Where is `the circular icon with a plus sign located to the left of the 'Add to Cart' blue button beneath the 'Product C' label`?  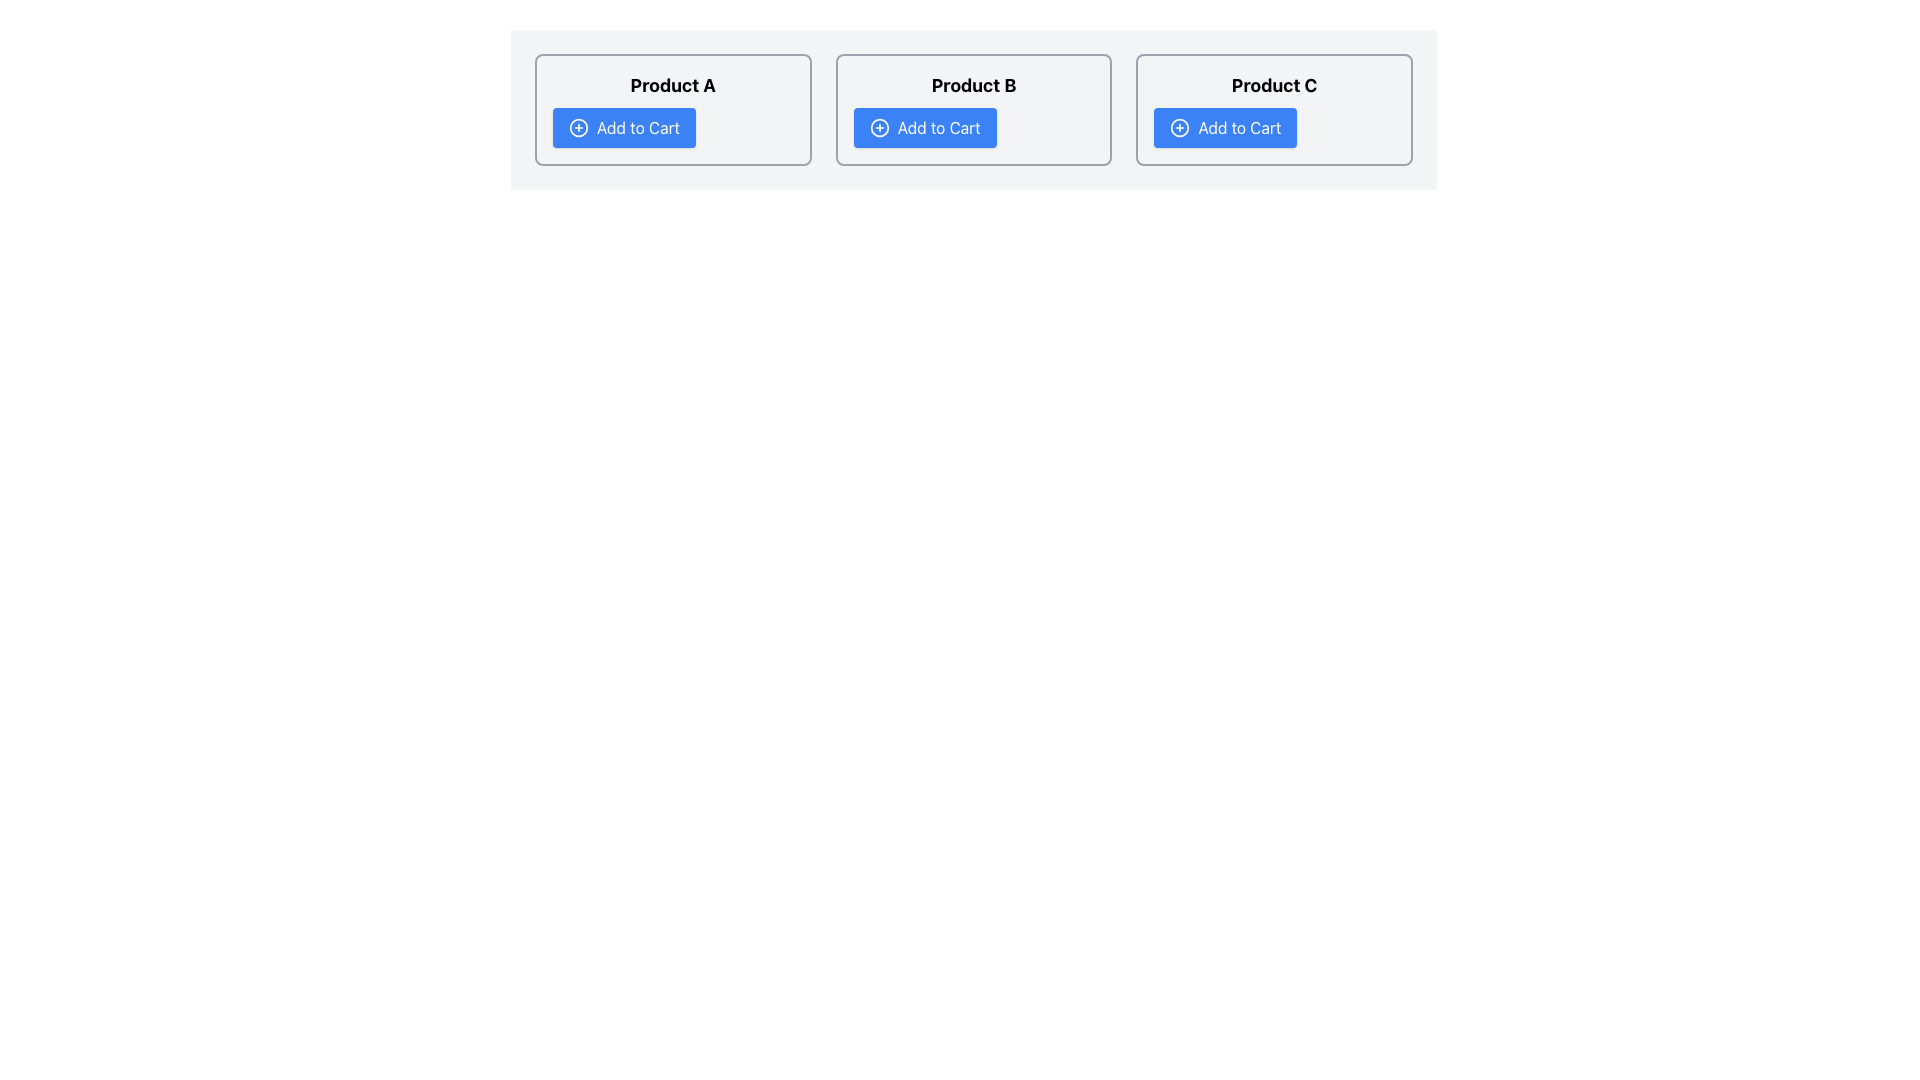 the circular icon with a plus sign located to the left of the 'Add to Cart' blue button beneath the 'Product C' label is located at coordinates (1180, 127).